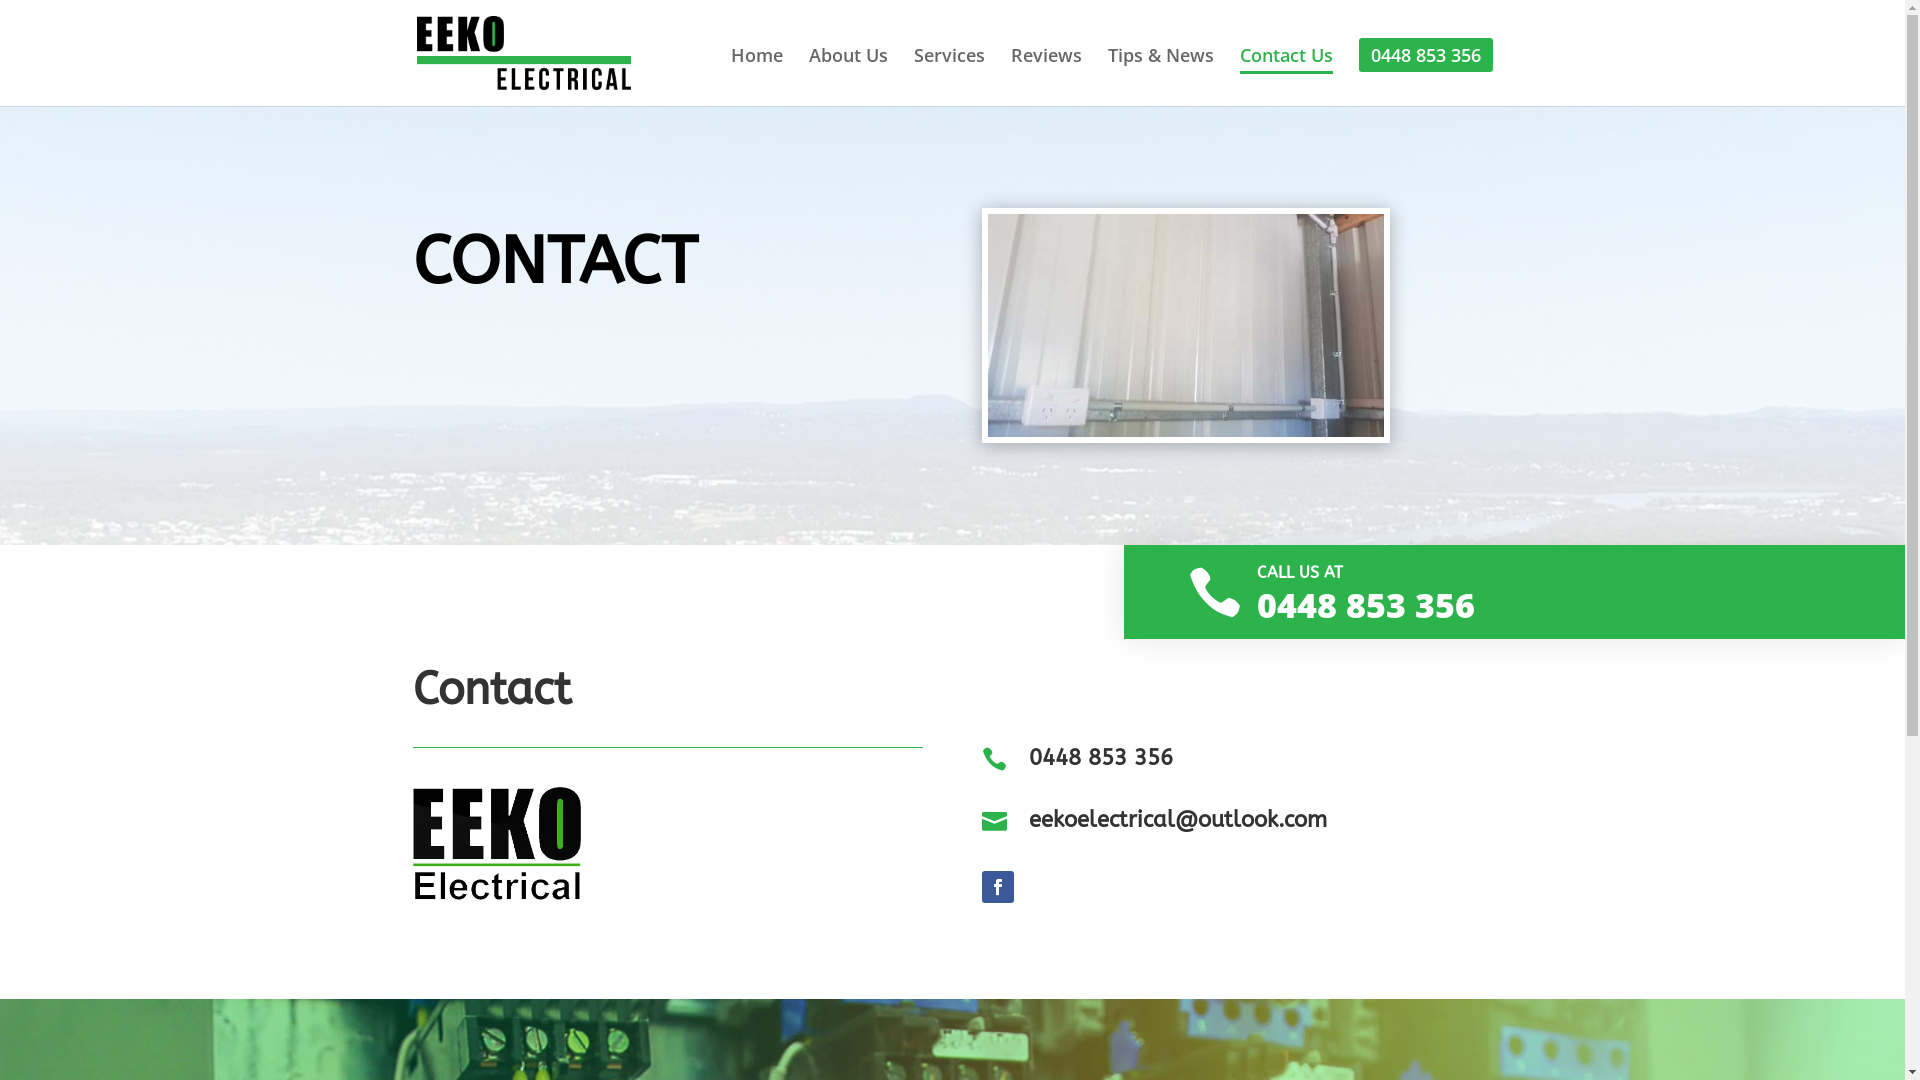  Describe the element at coordinates (847, 72) in the screenshot. I see `'About Us'` at that location.